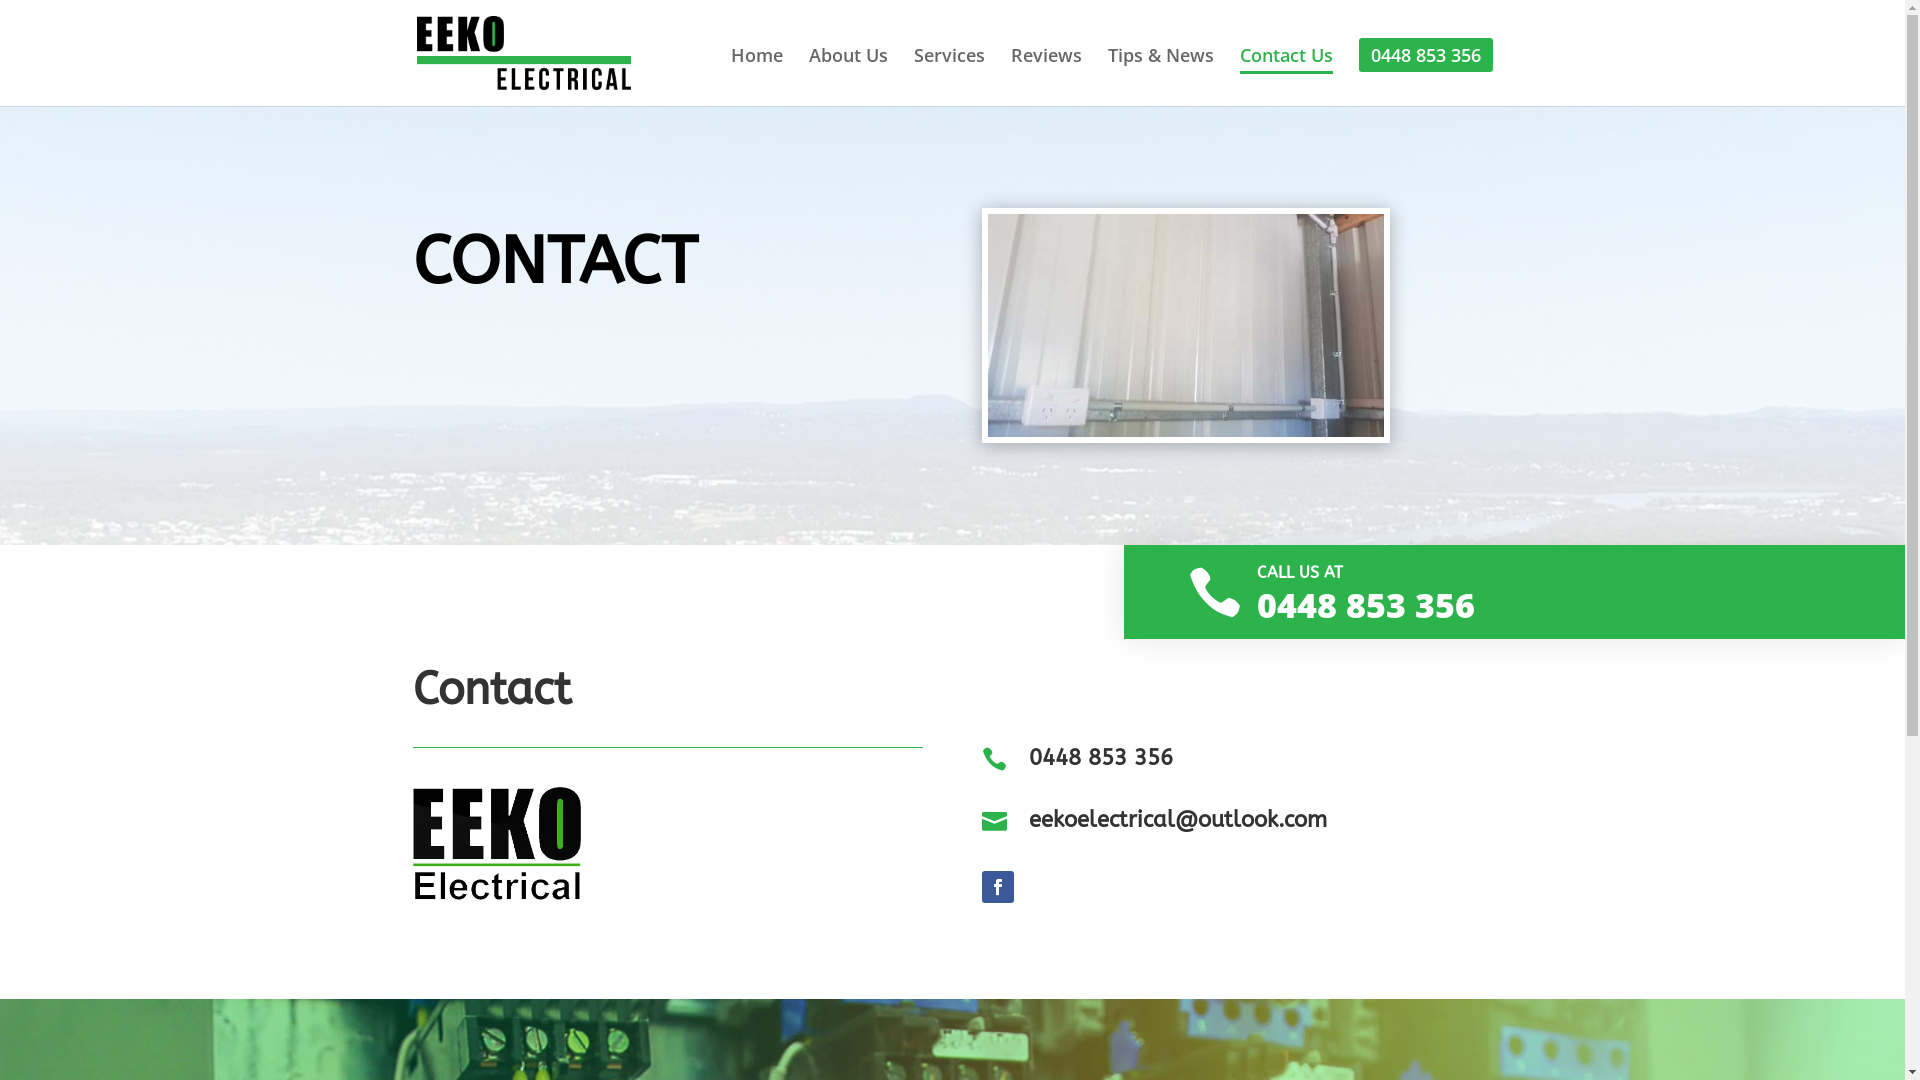  Describe the element at coordinates (847, 72) in the screenshot. I see `'About Us'` at that location.